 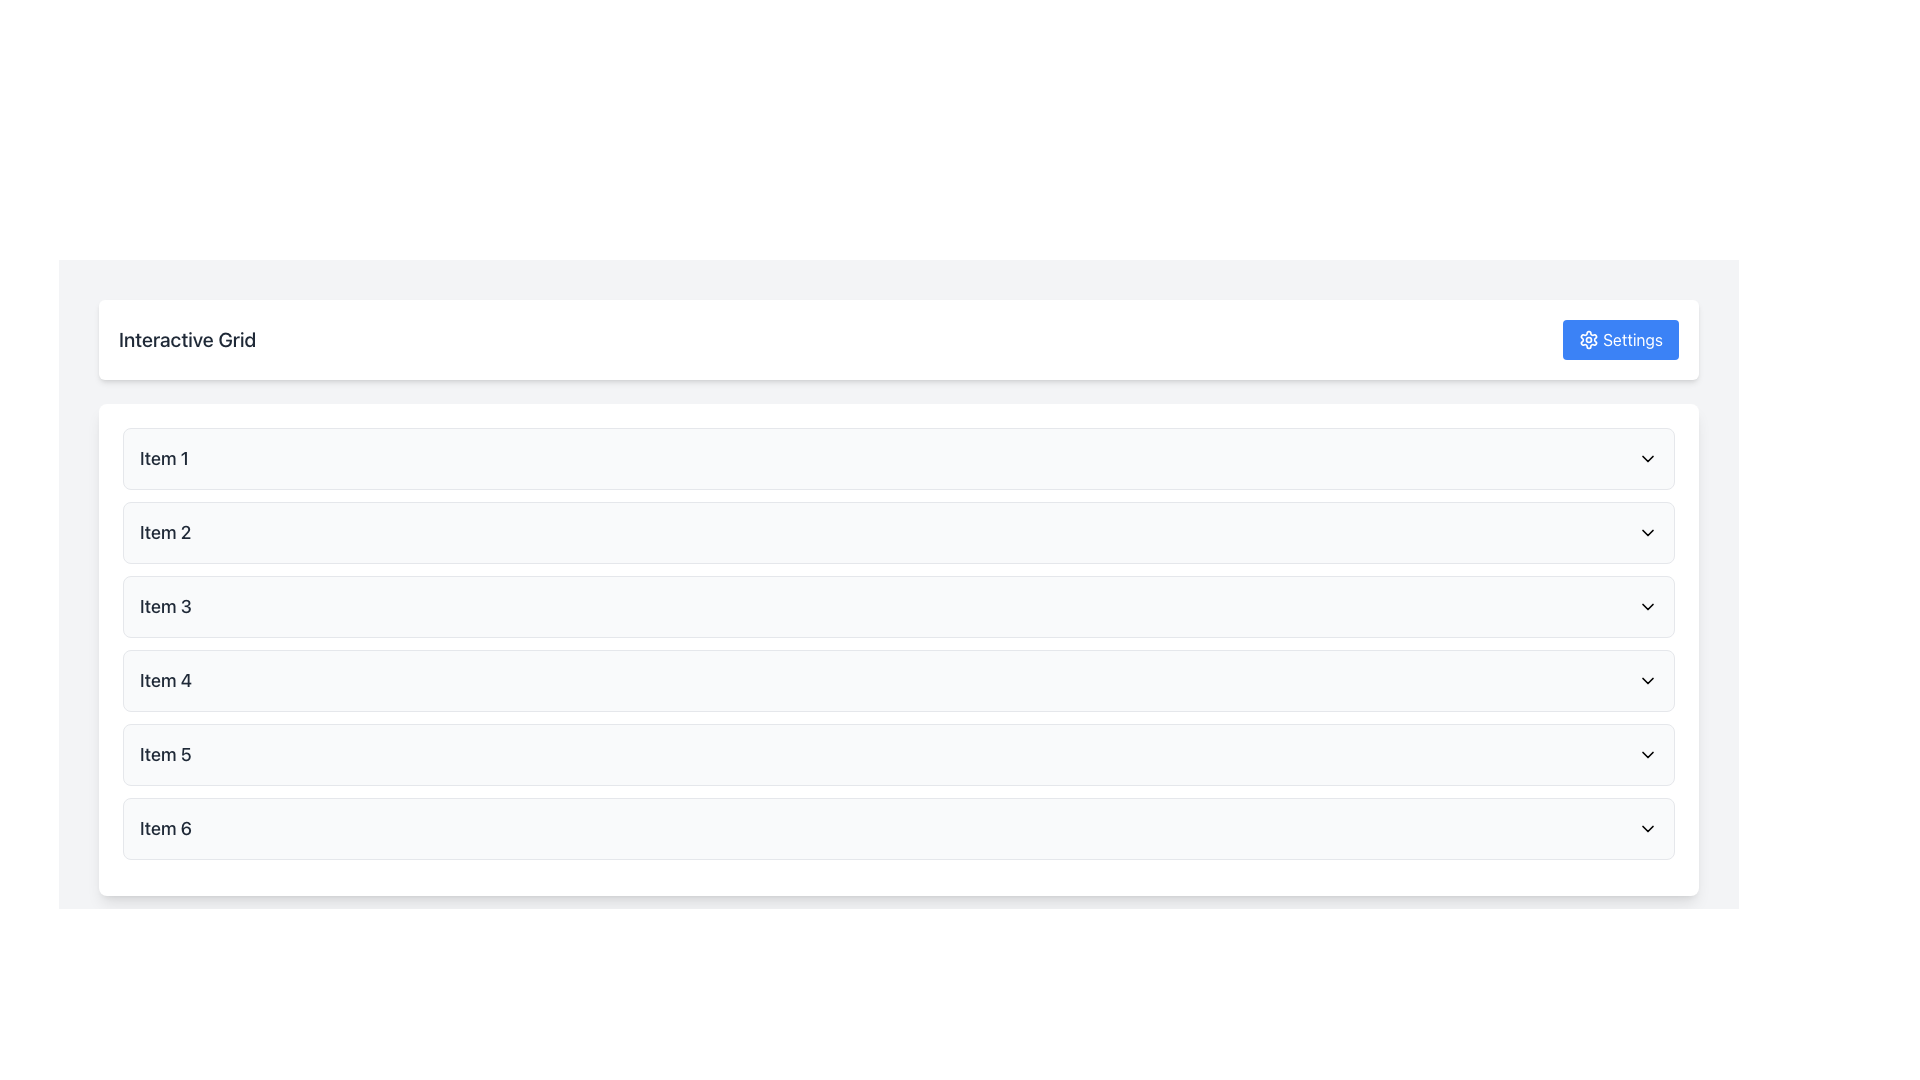 I want to click on the text label representing the title of the third item in a vertically arranged list, which is aligned to the left and adjacent to a dropdown icon, so click(x=165, y=605).